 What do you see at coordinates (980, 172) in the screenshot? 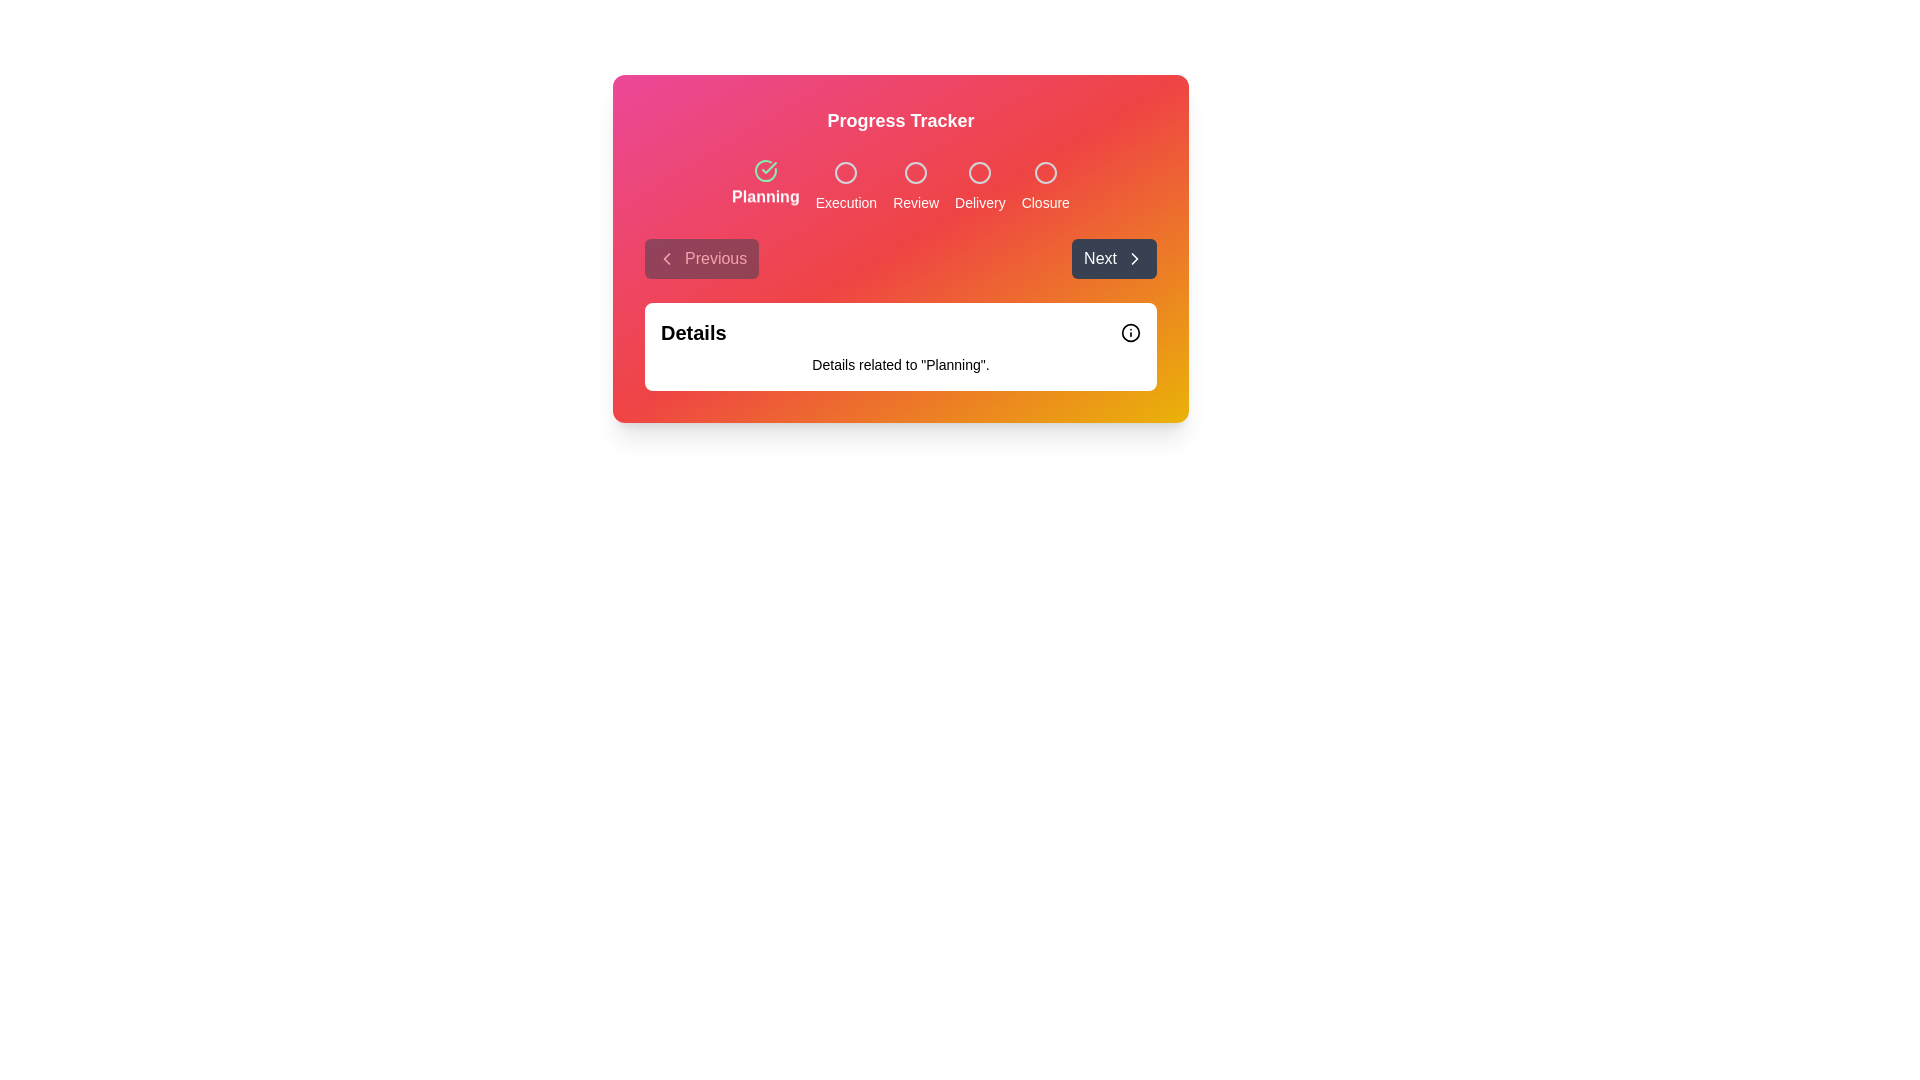
I see `the SVG Circle representing the fourth step of the progress tracker labeled 'Delivery'` at bounding box center [980, 172].